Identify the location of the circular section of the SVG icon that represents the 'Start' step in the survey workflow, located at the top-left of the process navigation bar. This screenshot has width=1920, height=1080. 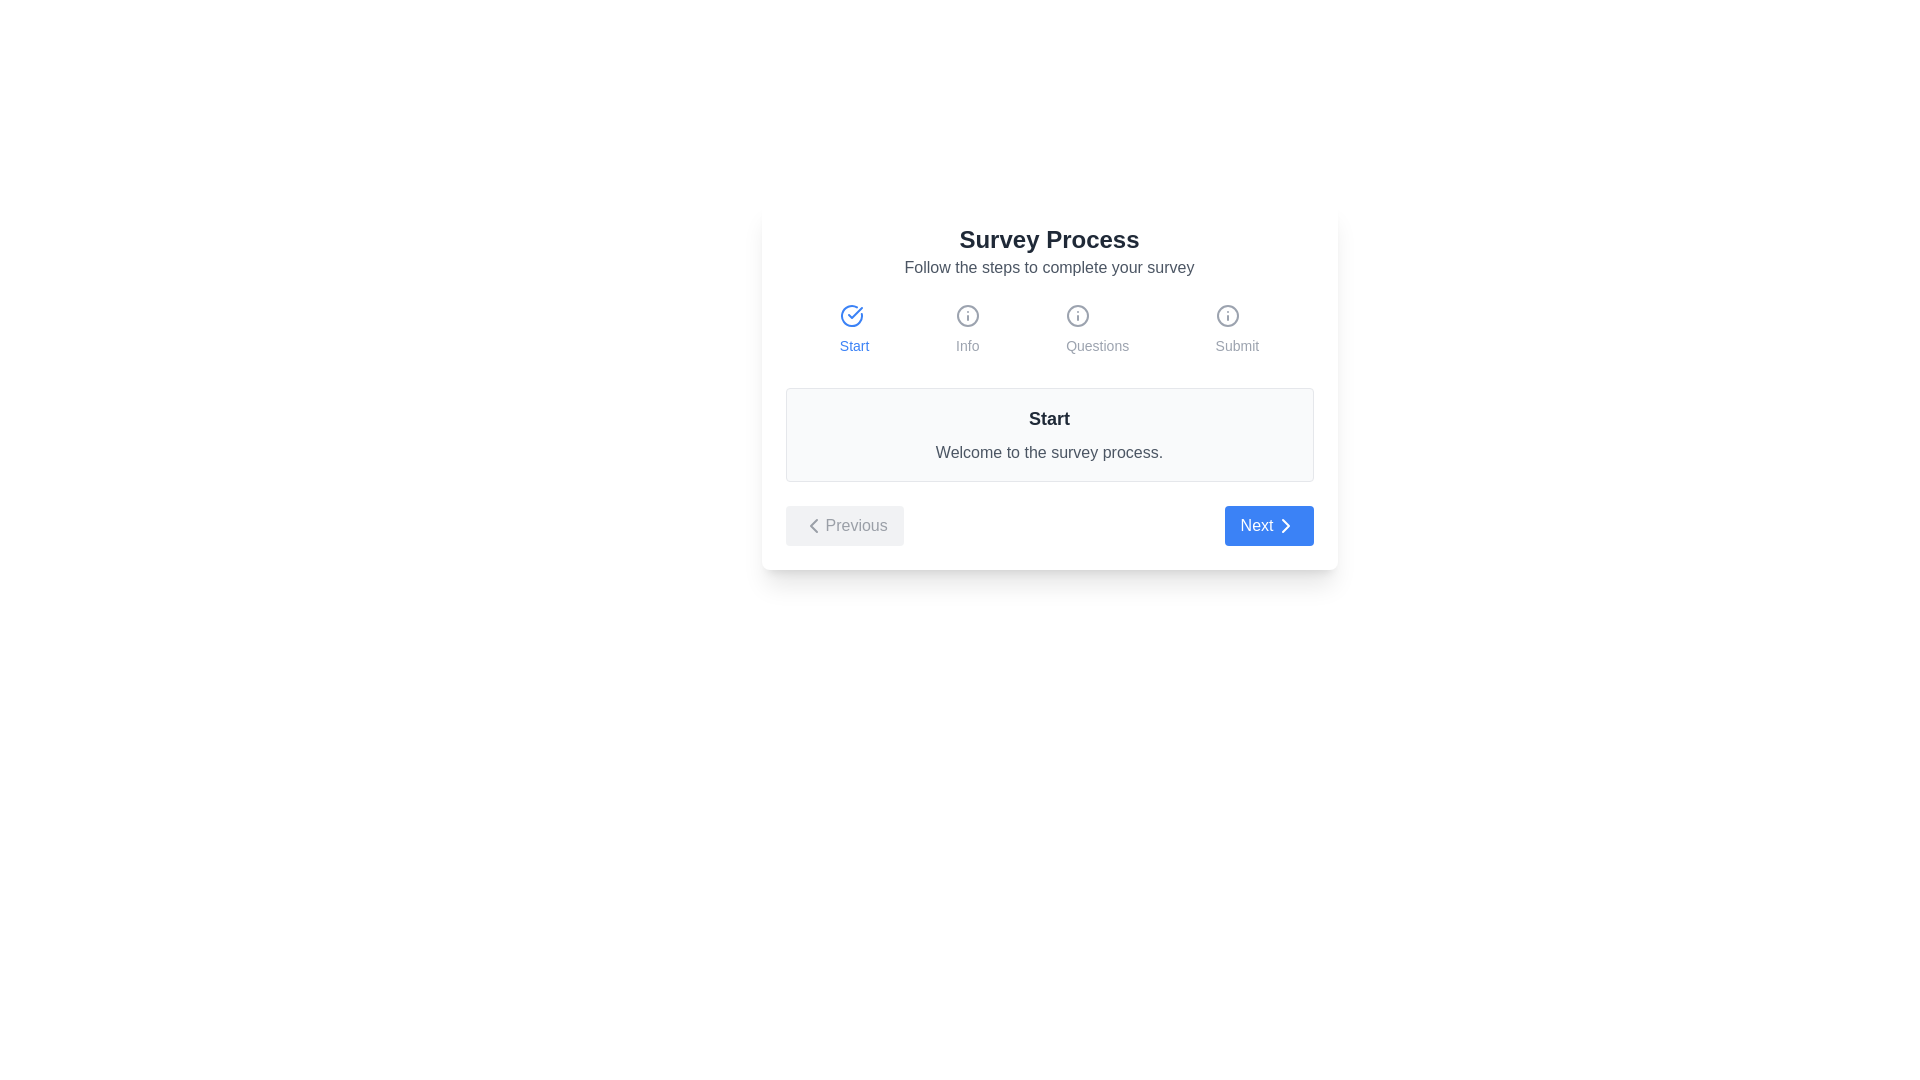
(851, 315).